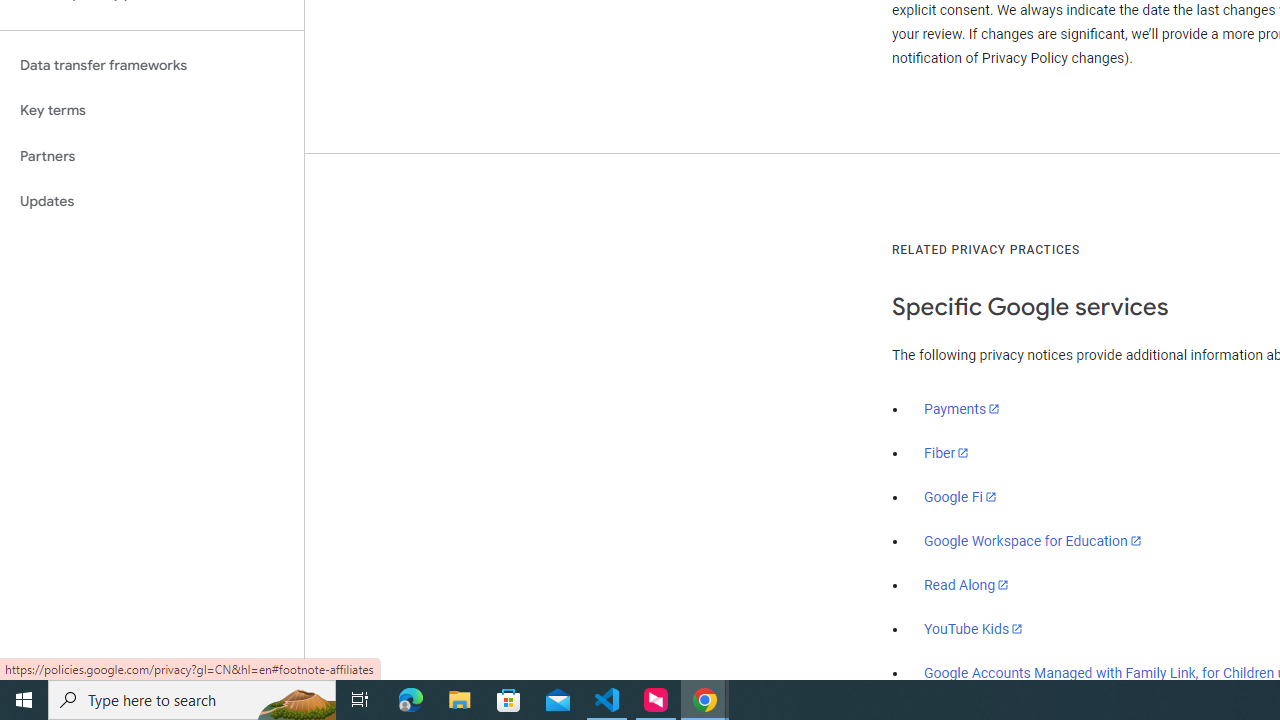 The image size is (1280, 720). Describe the element at coordinates (960, 496) in the screenshot. I see `'Google Fi'` at that location.